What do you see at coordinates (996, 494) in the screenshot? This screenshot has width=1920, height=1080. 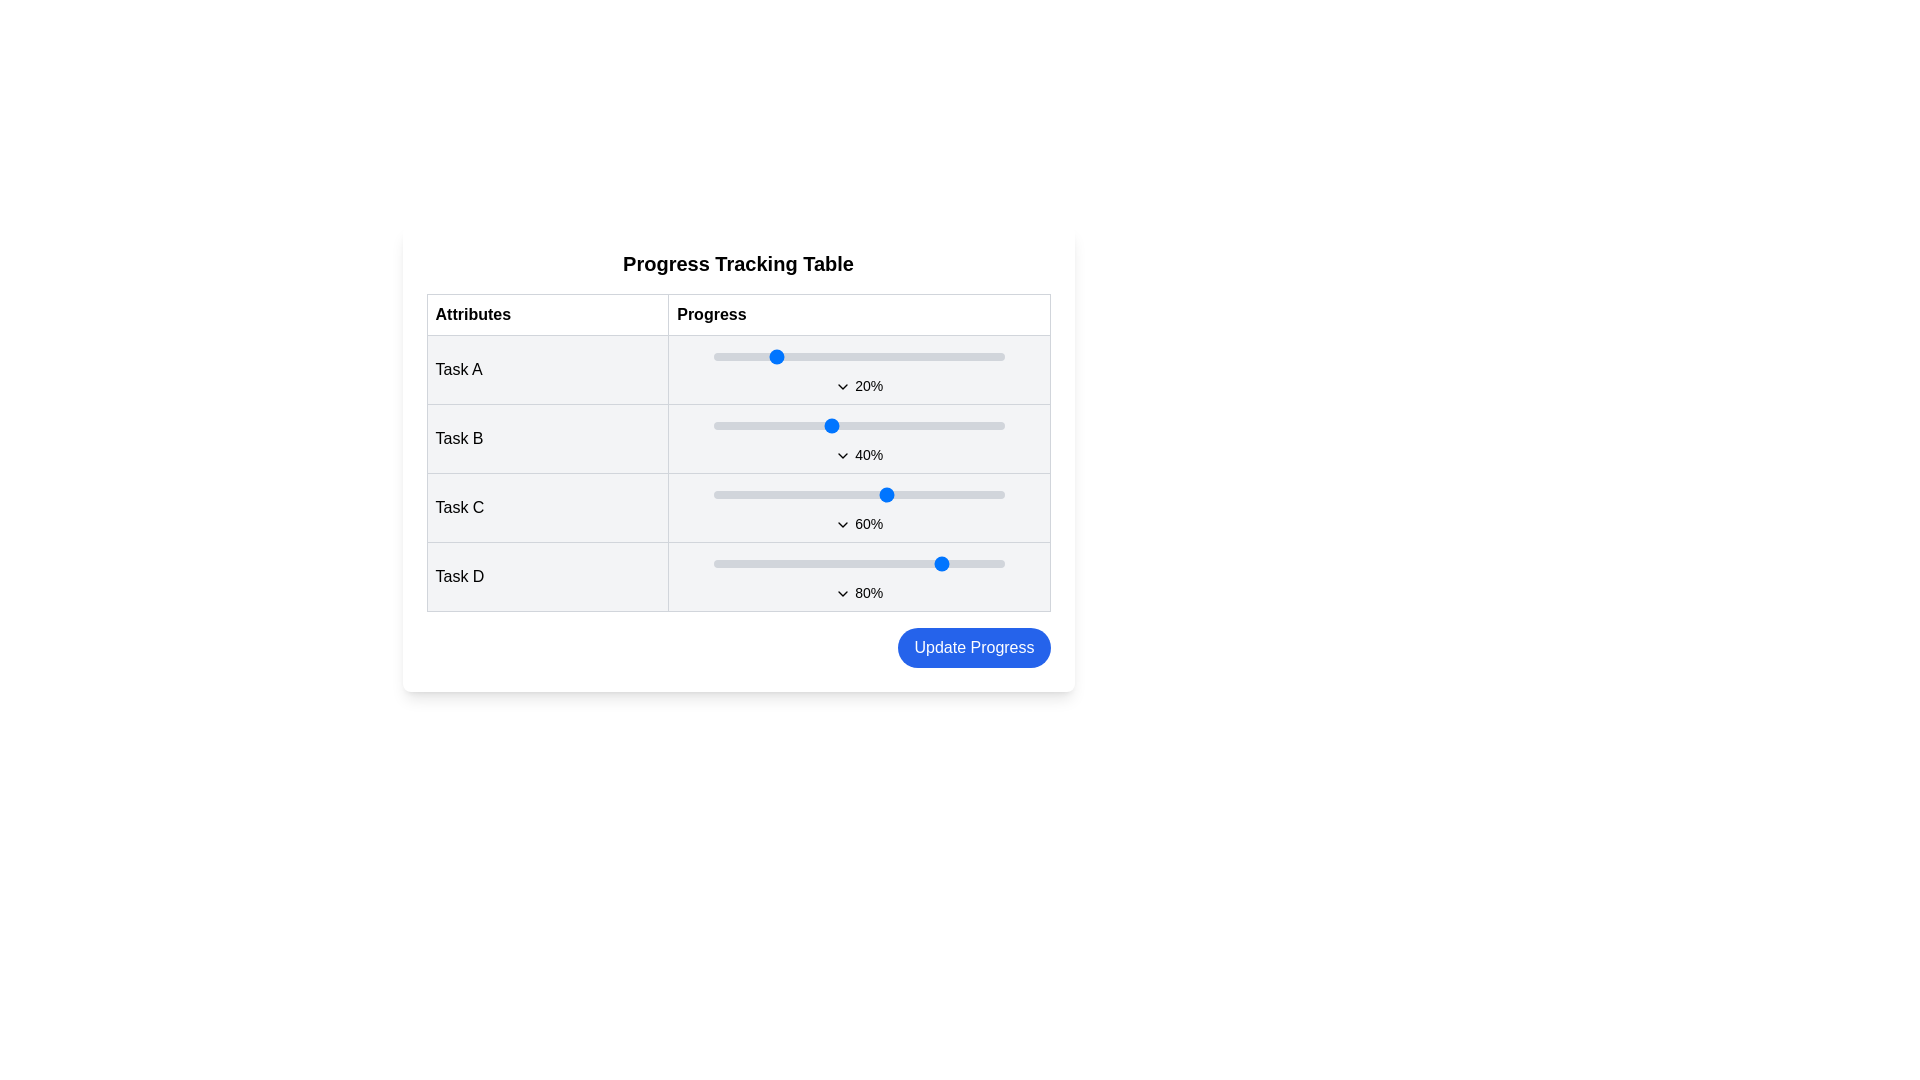 I see `the progress level` at bounding box center [996, 494].